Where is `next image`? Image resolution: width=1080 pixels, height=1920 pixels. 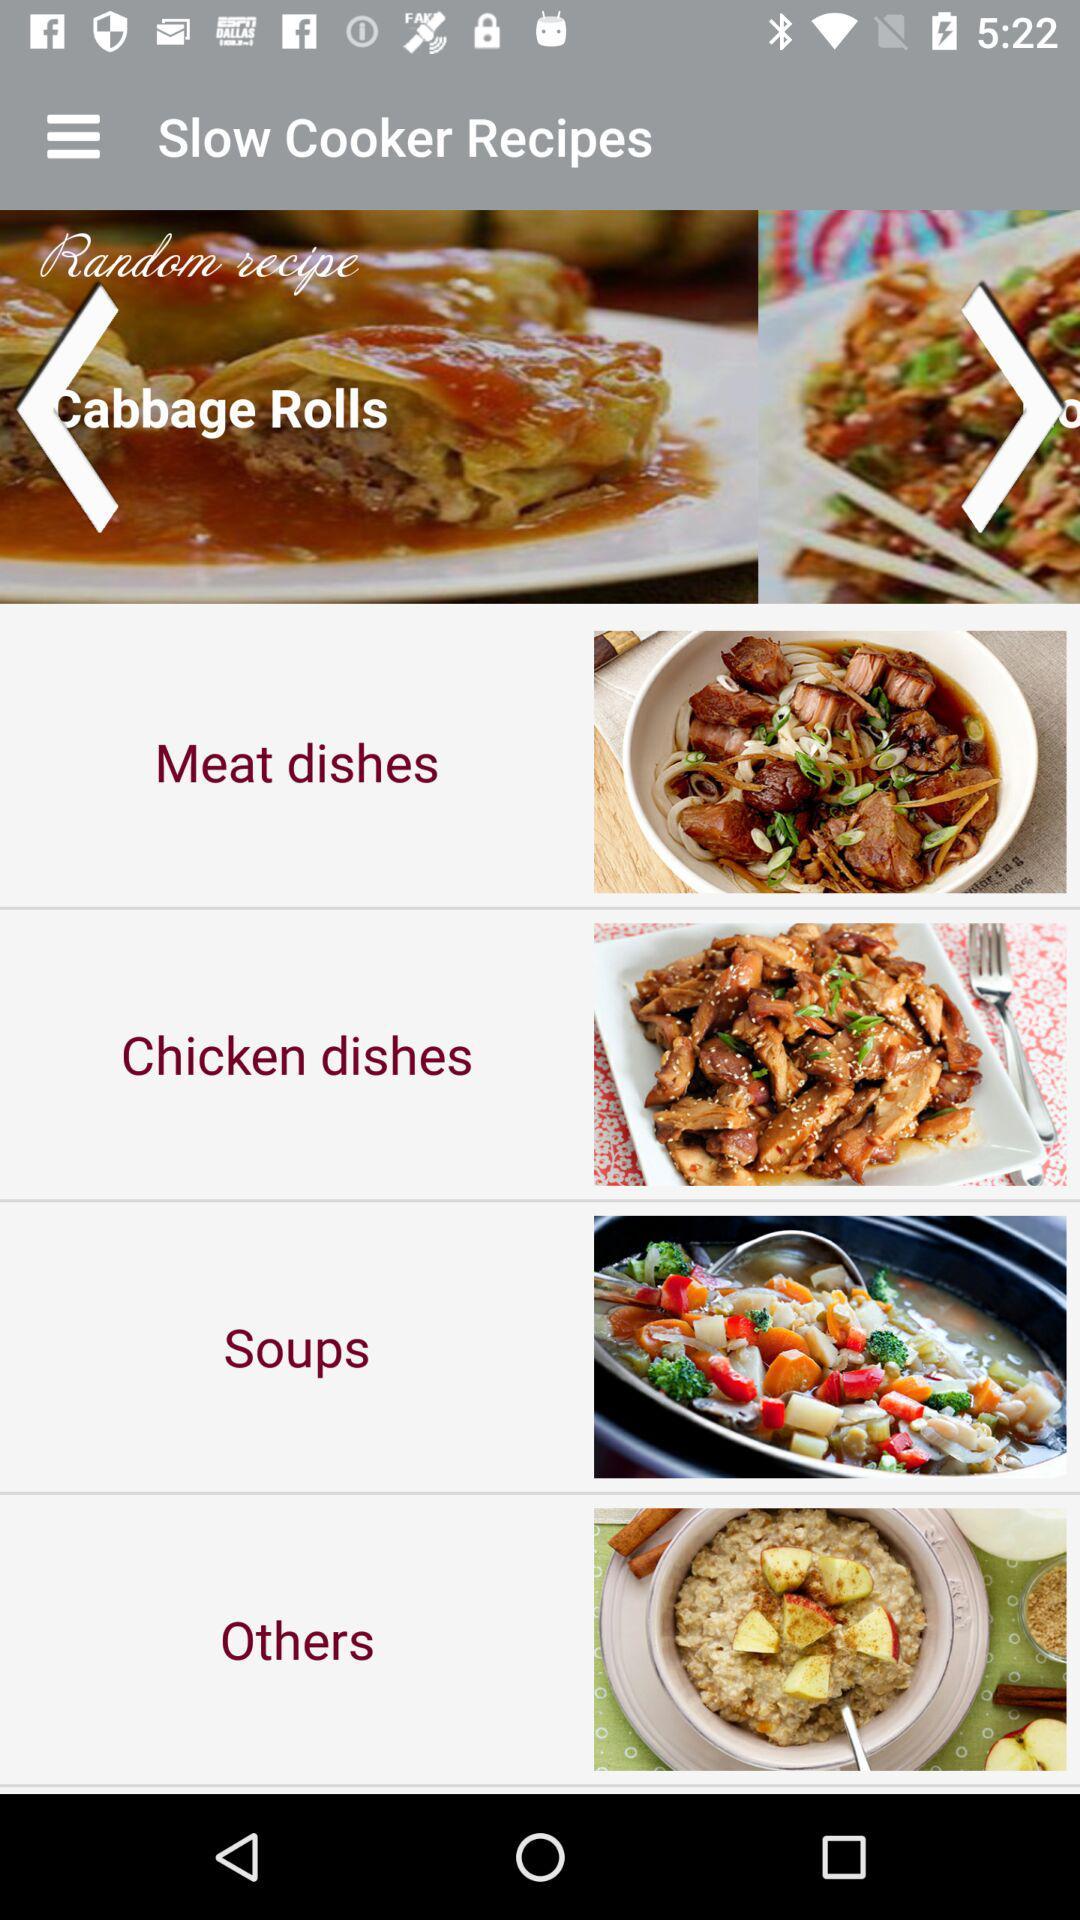 next image is located at coordinates (1014, 405).